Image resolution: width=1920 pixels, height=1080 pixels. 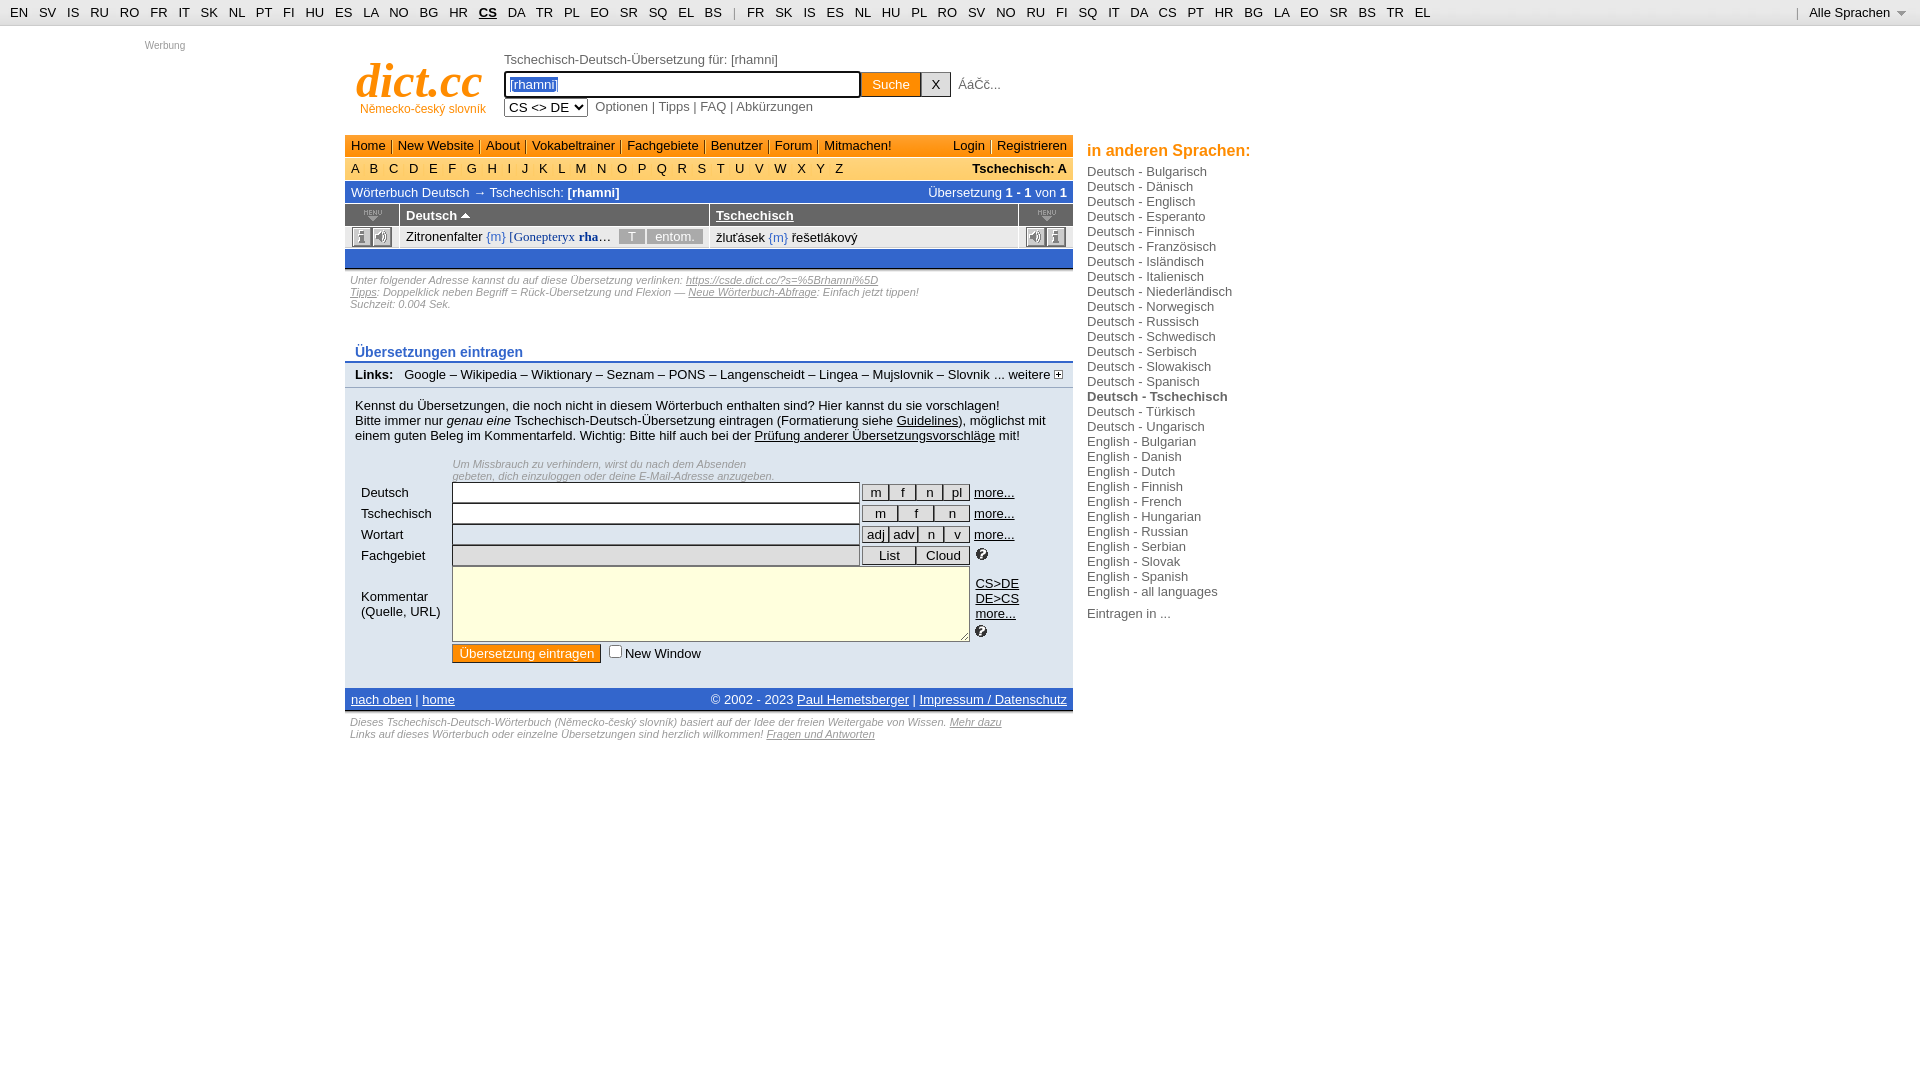 What do you see at coordinates (428, 12) in the screenshot?
I see `'BG'` at bounding box center [428, 12].